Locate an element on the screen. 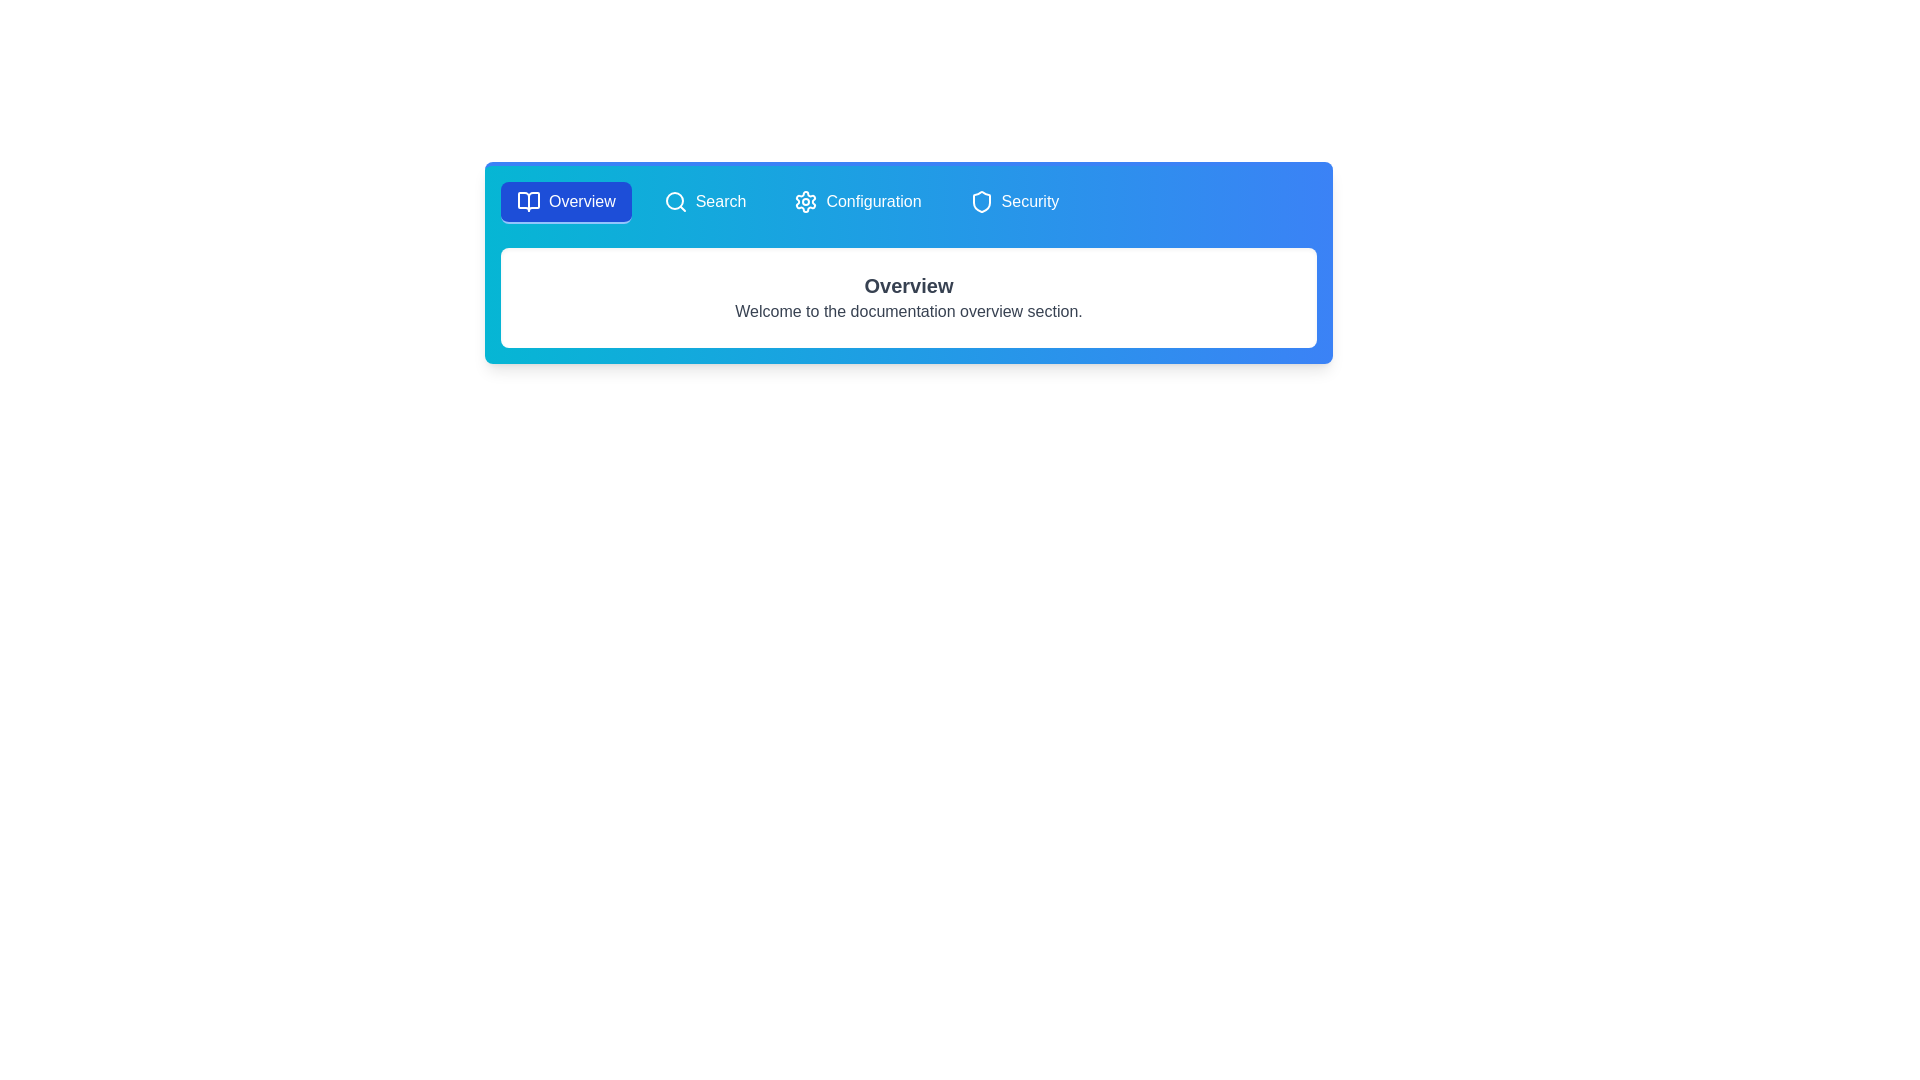 Image resolution: width=1920 pixels, height=1080 pixels. the 'Security' button which is styled with a shield icon and located in the horizontal navigation bar is located at coordinates (1014, 203).